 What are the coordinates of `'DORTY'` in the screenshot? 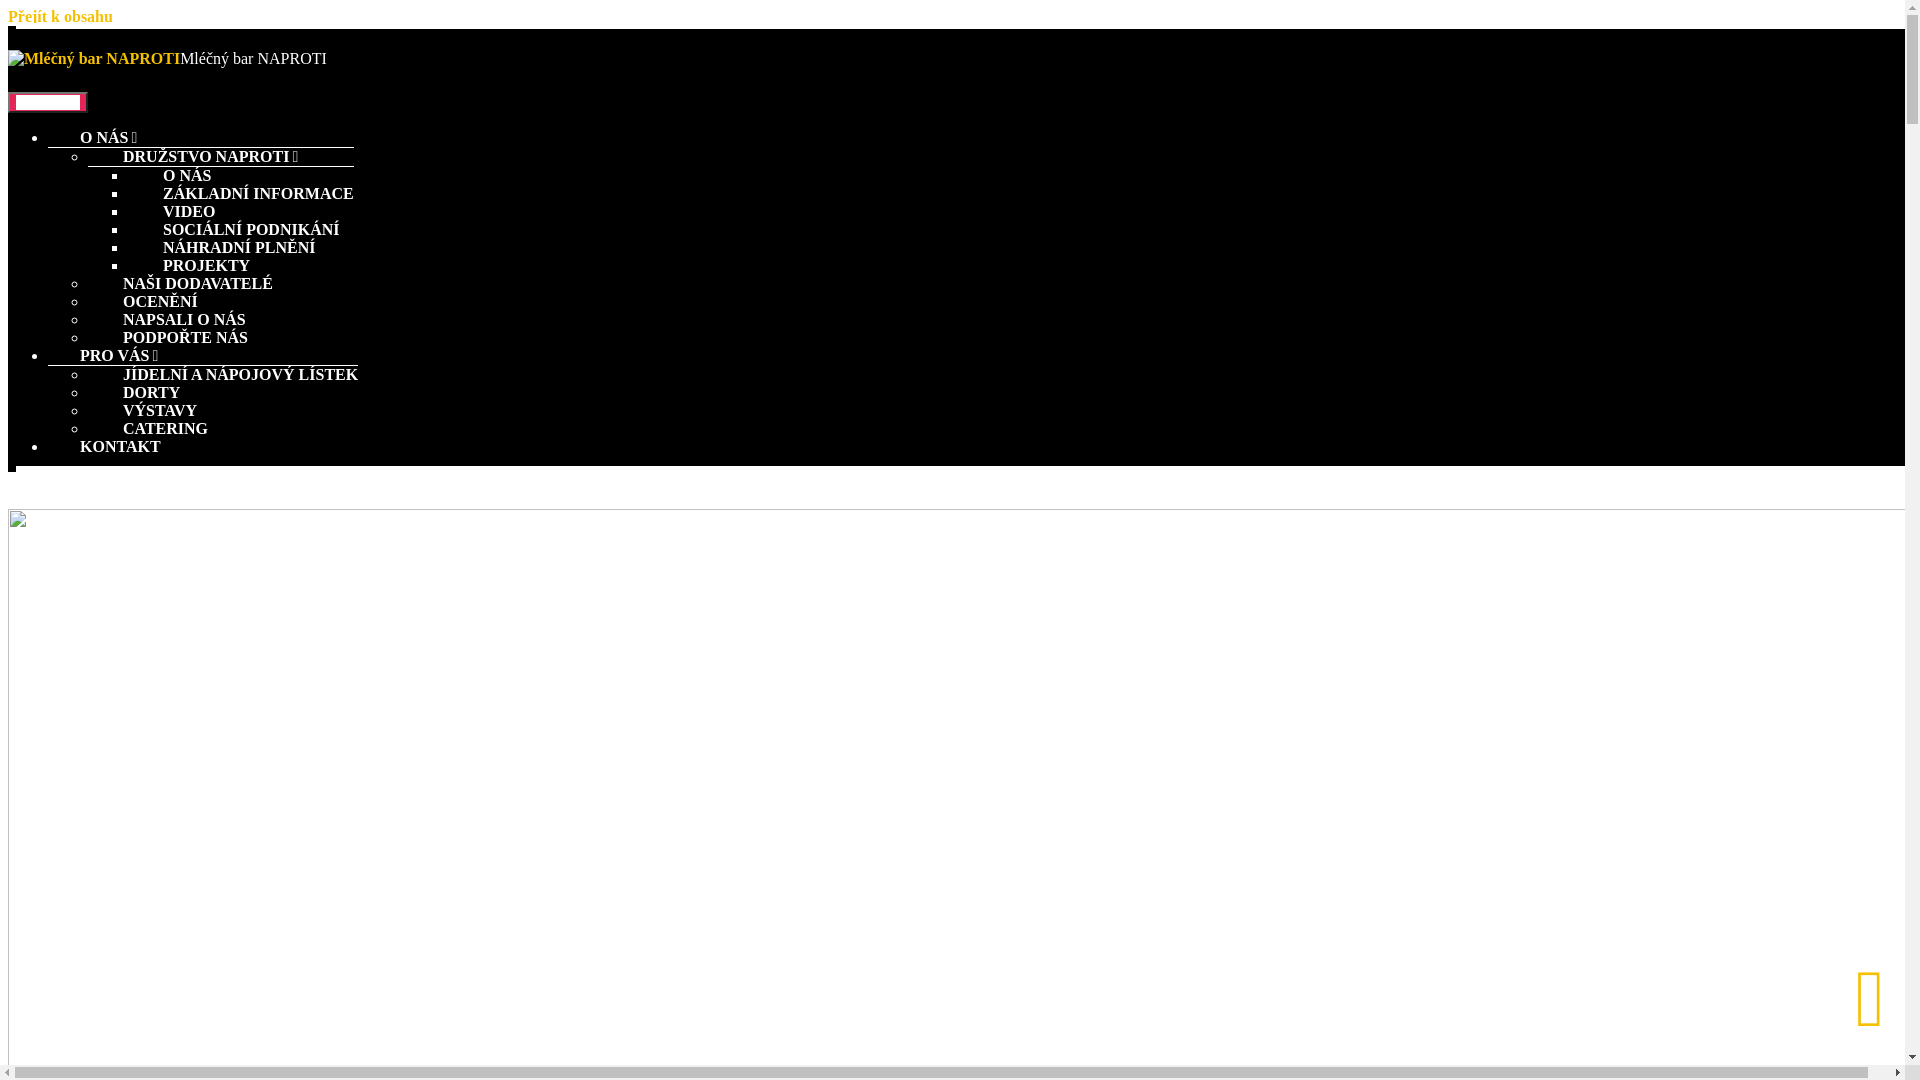 It's located at (133, 369).